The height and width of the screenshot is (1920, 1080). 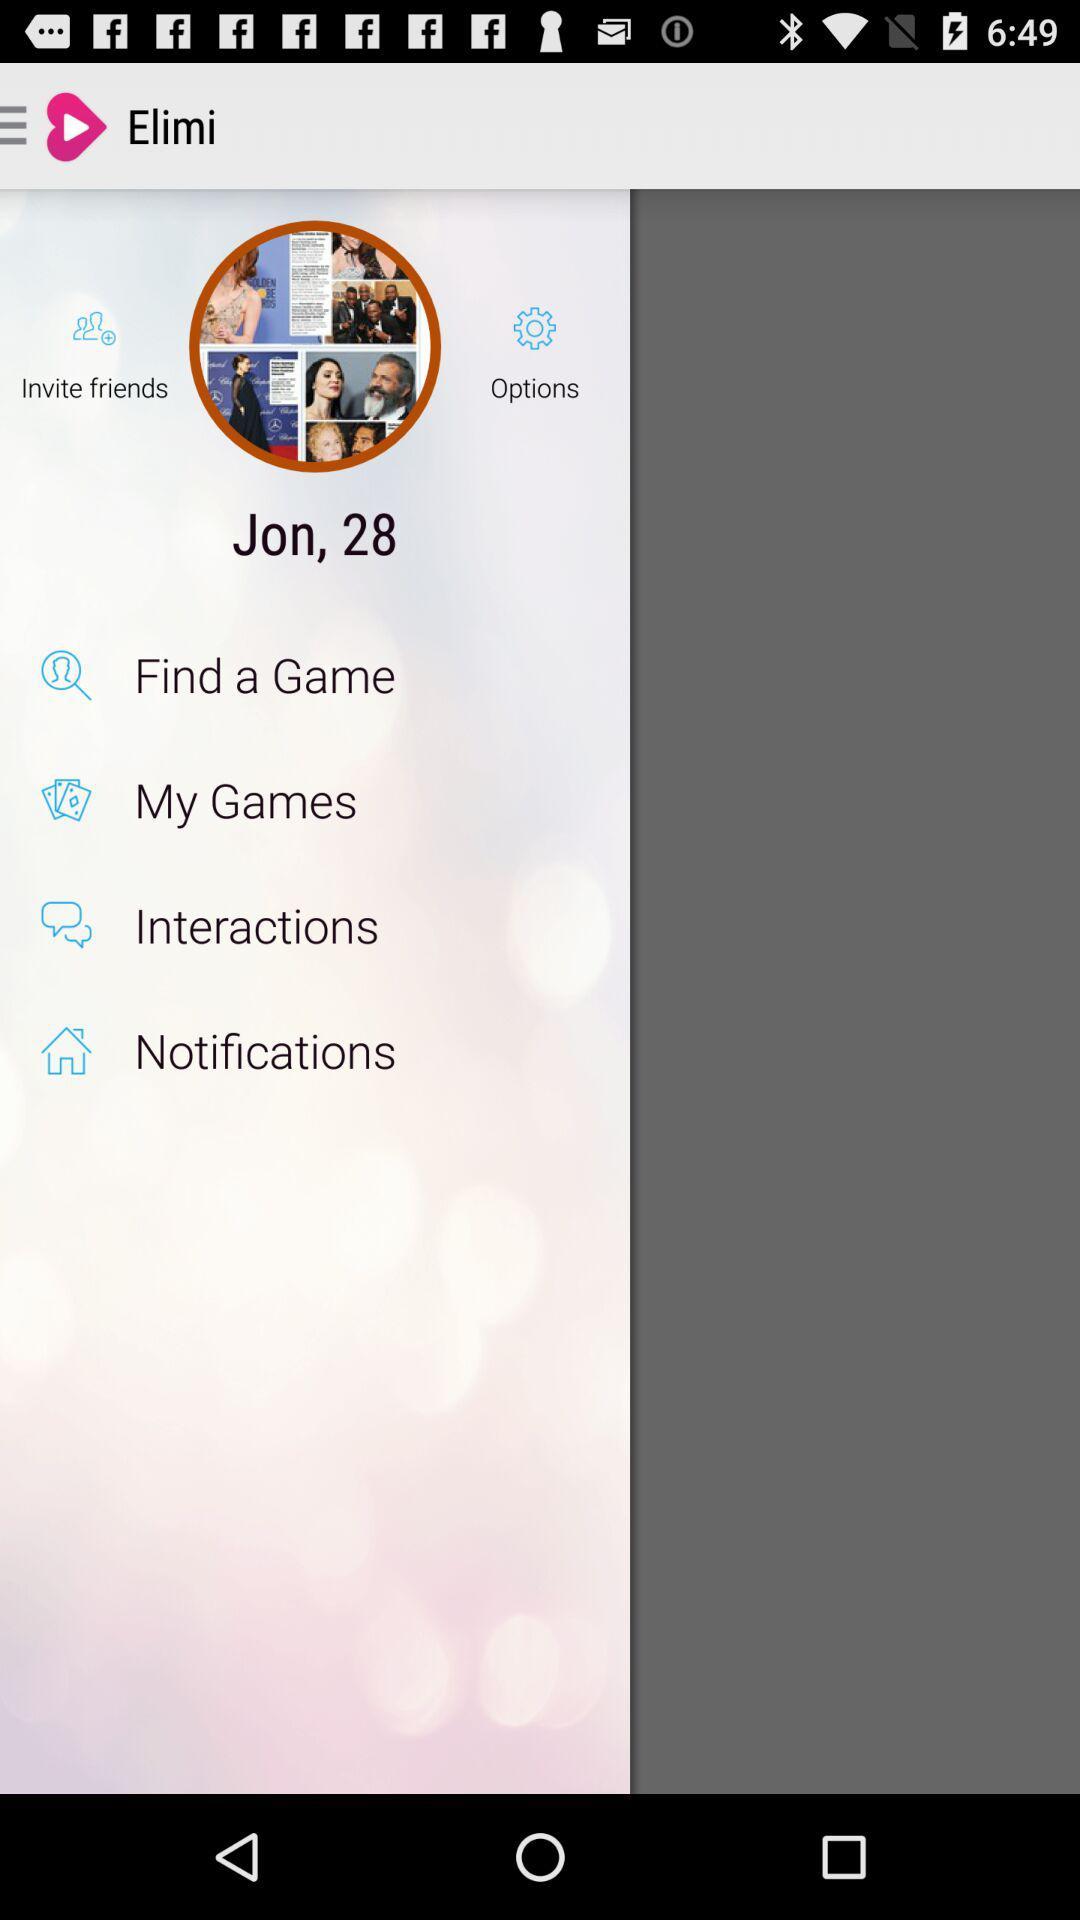 I want to click on options, so click(x=534, y=346).